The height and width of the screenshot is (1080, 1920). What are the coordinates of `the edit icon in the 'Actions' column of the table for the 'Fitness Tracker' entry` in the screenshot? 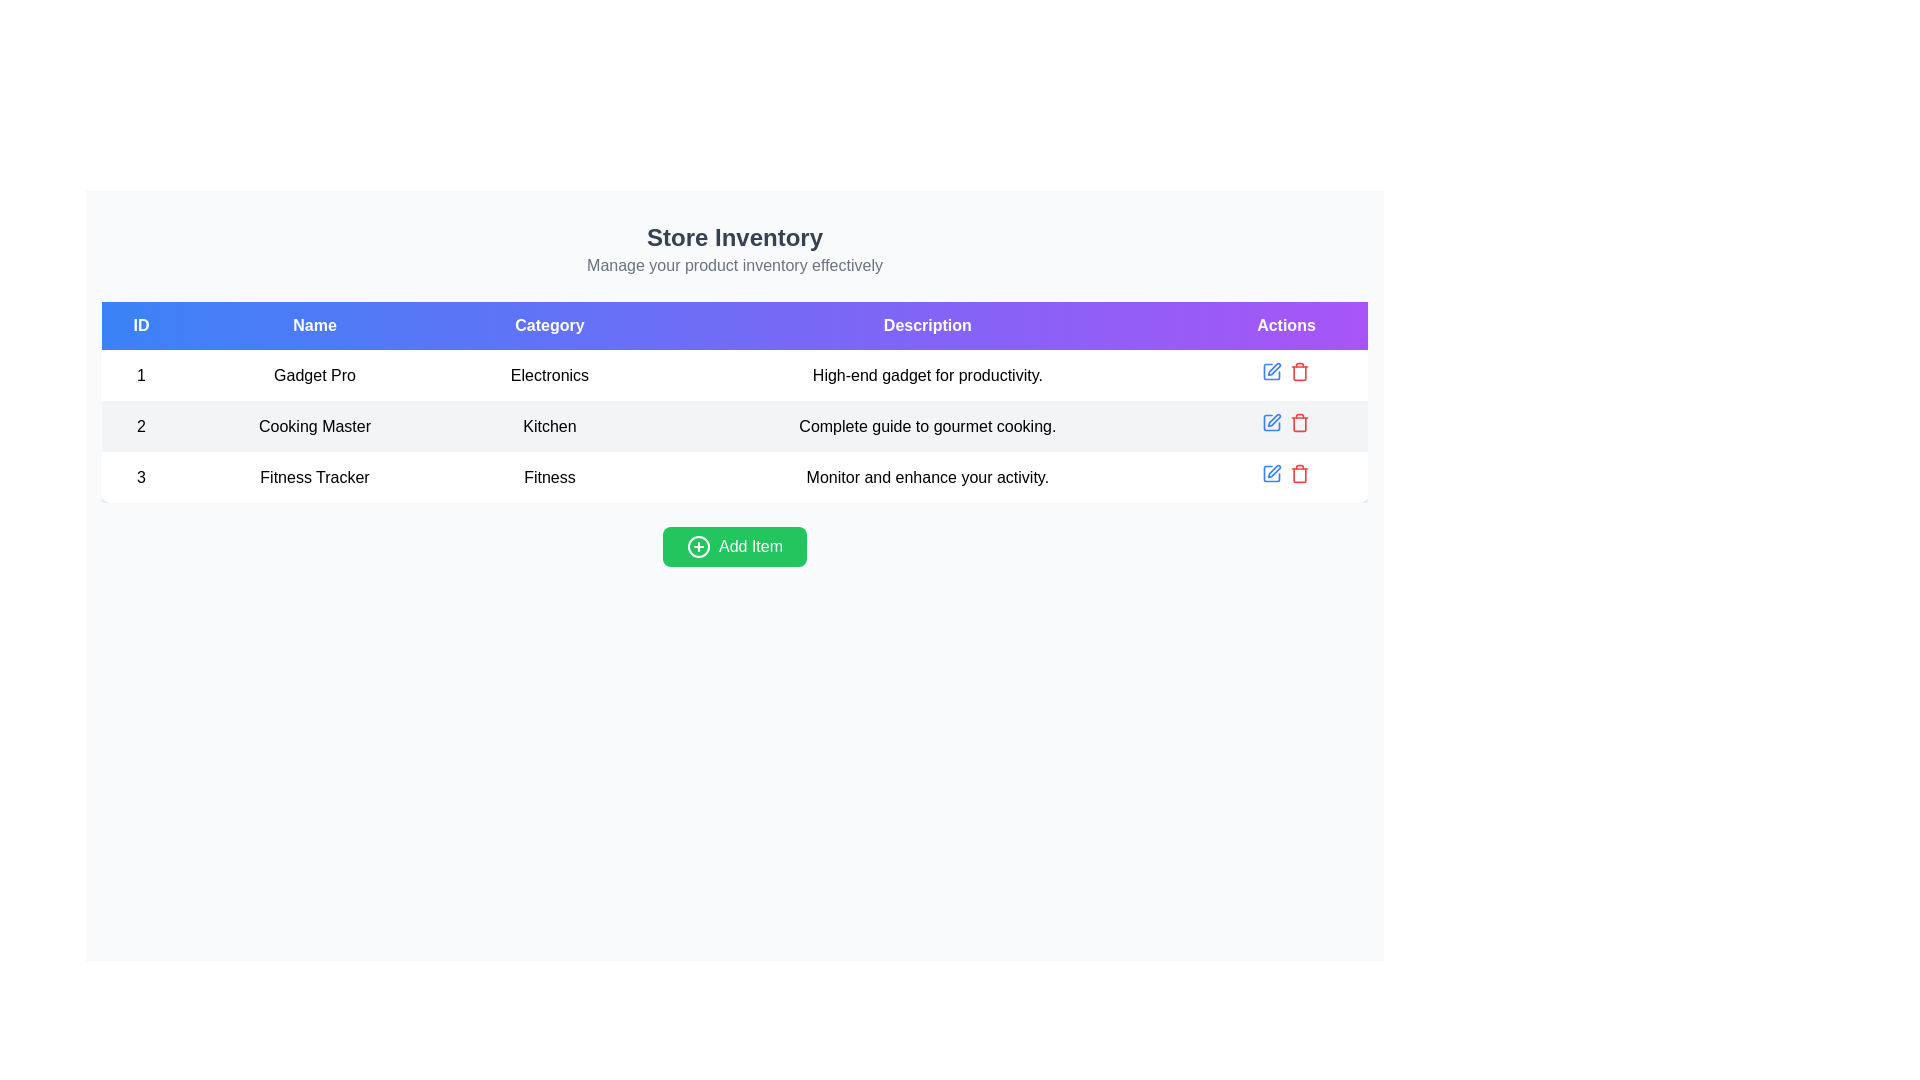 It's located at (1271, 474).